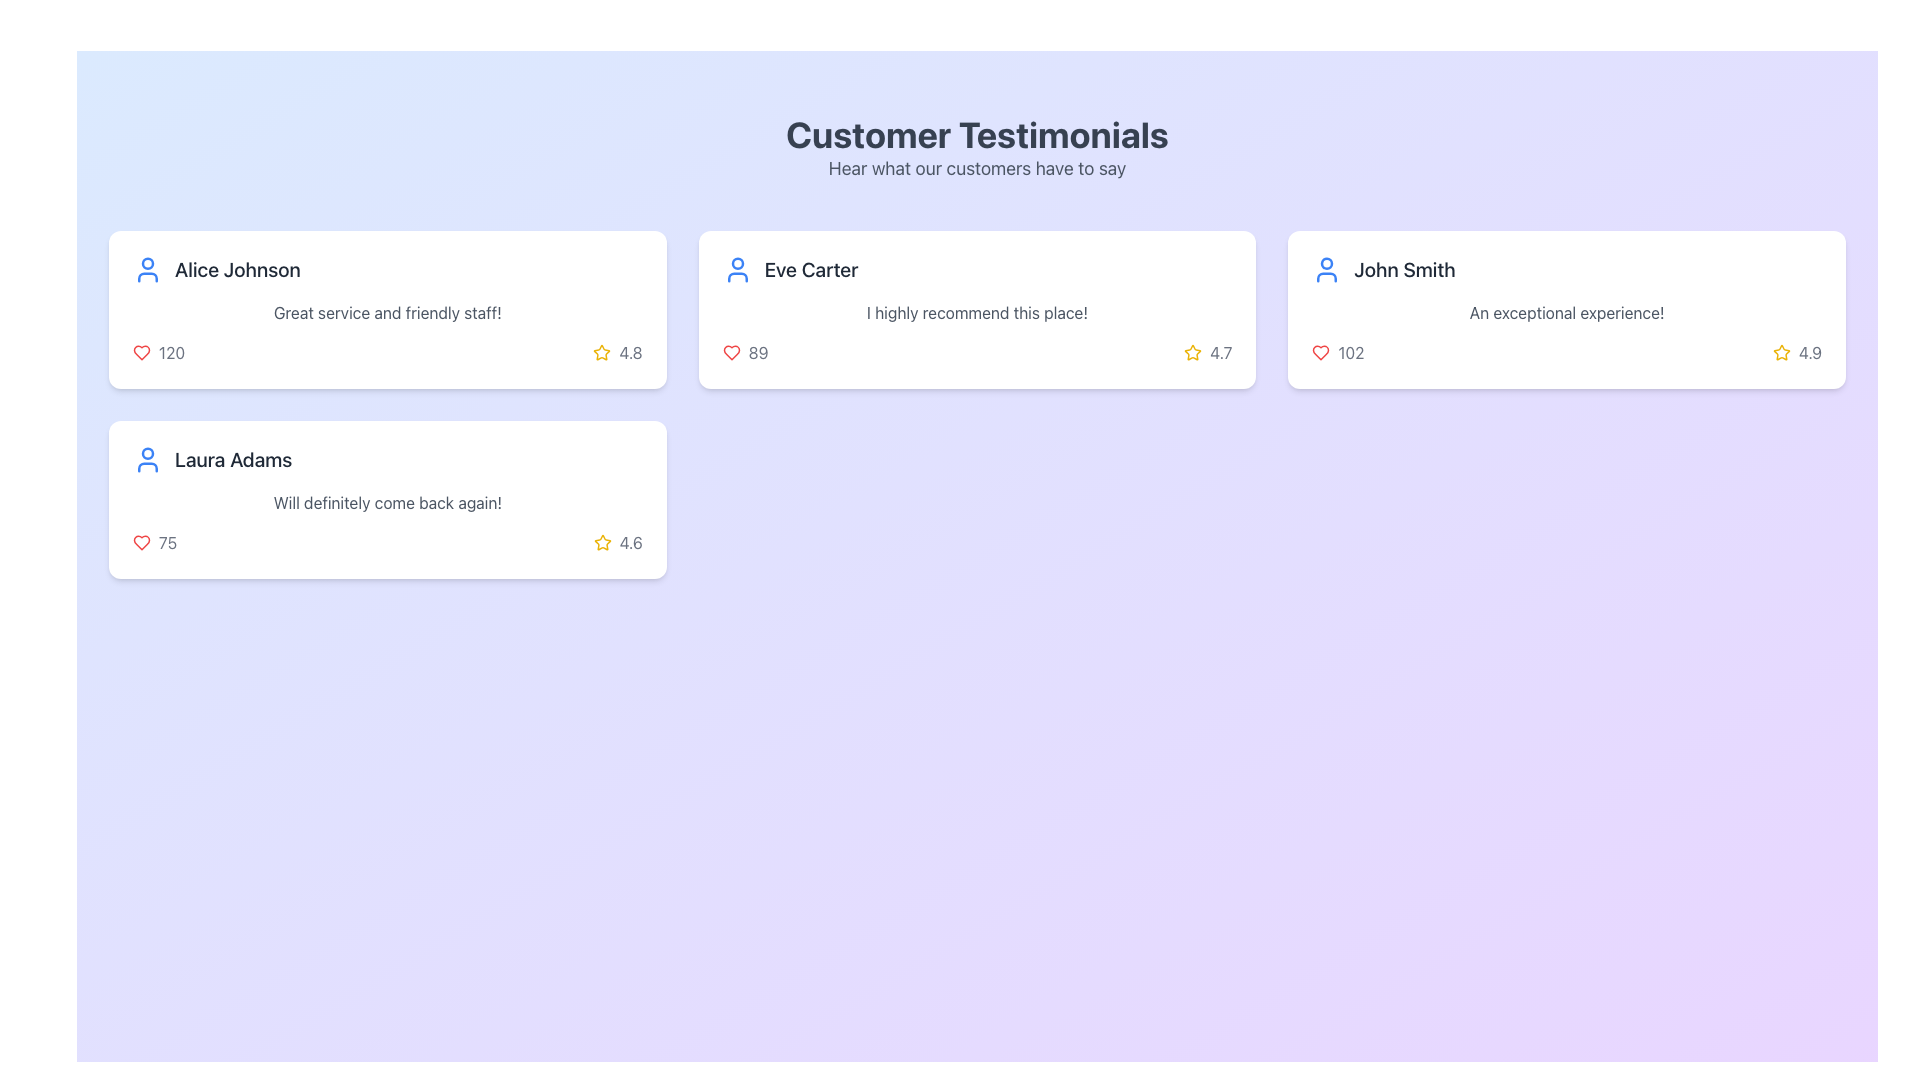  I want to click on numerical rating value displayed in the Text element associated with the testimonial in the card titled 'Alice Johnson', located at the top-left corner among the group of testimonial cards, near a yellow star icon, so click(630, 352).